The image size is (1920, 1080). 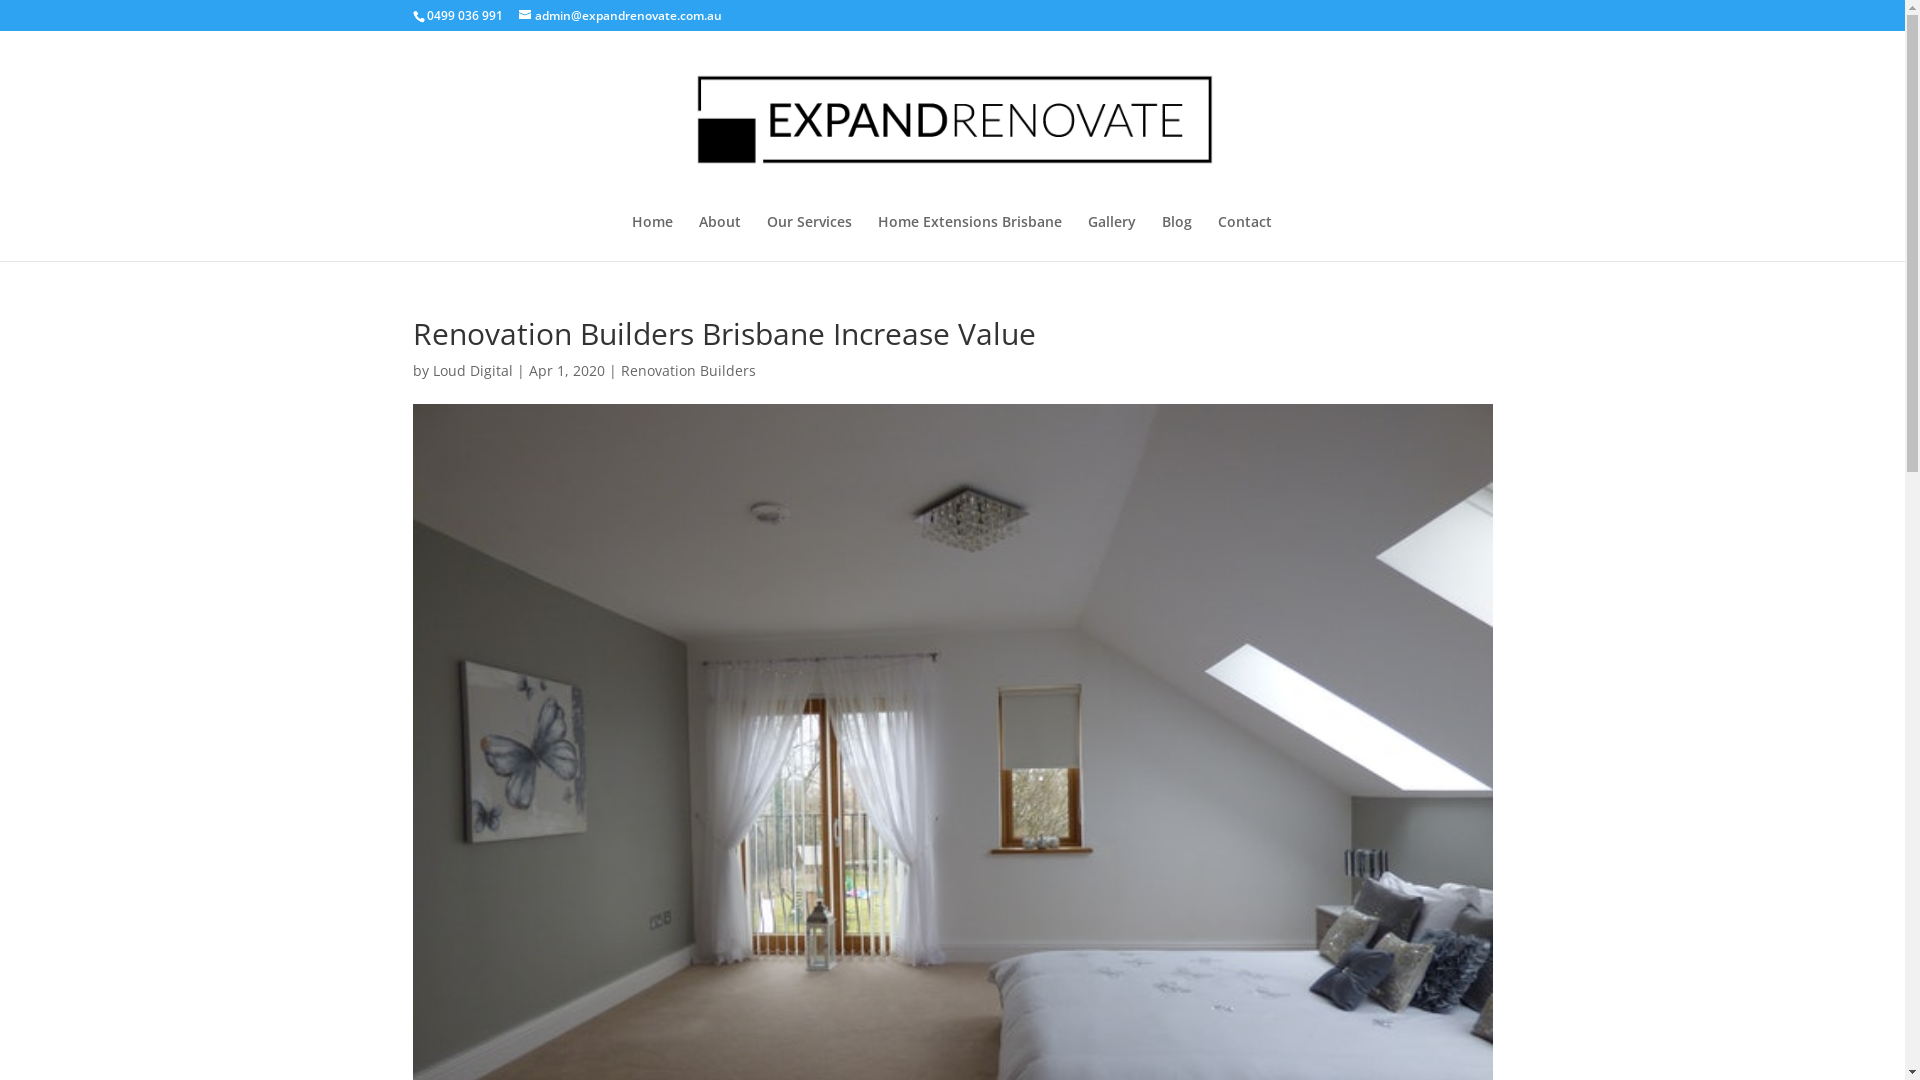 I want to click on 'Renovation Builders', so click(x=687, y=370).